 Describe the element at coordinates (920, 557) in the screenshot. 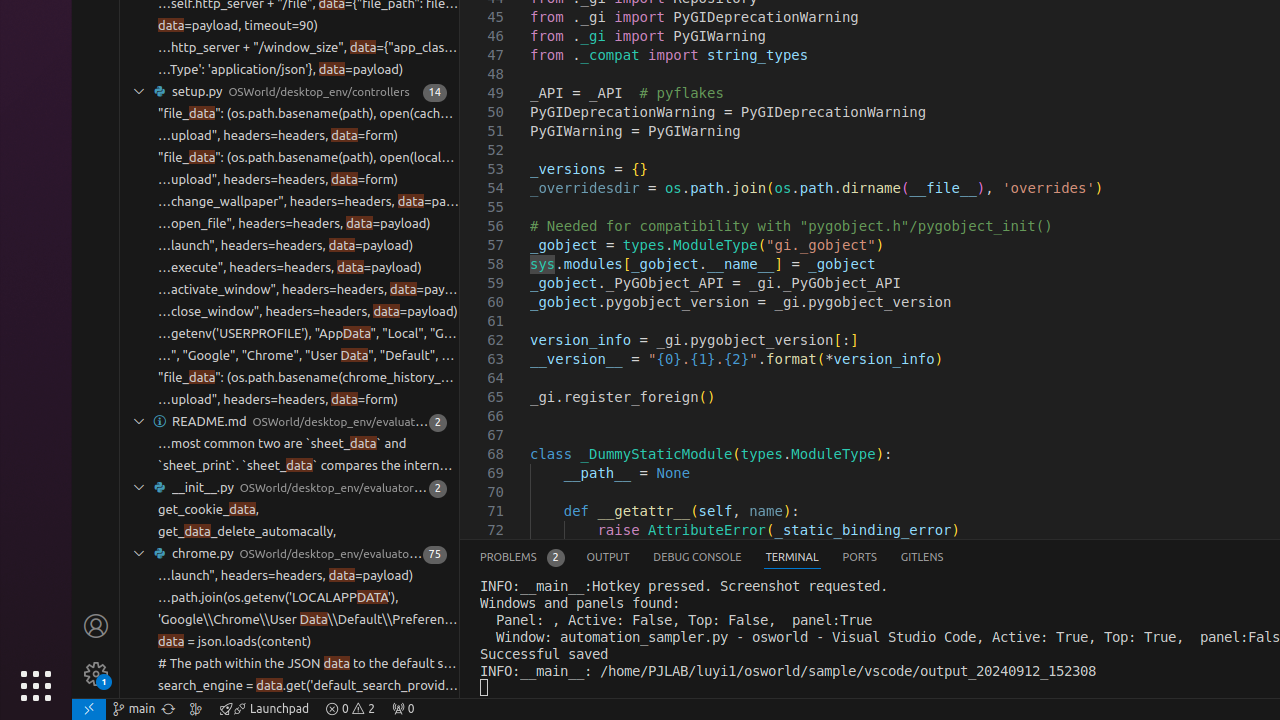

I see `'GitLens'` at that location.